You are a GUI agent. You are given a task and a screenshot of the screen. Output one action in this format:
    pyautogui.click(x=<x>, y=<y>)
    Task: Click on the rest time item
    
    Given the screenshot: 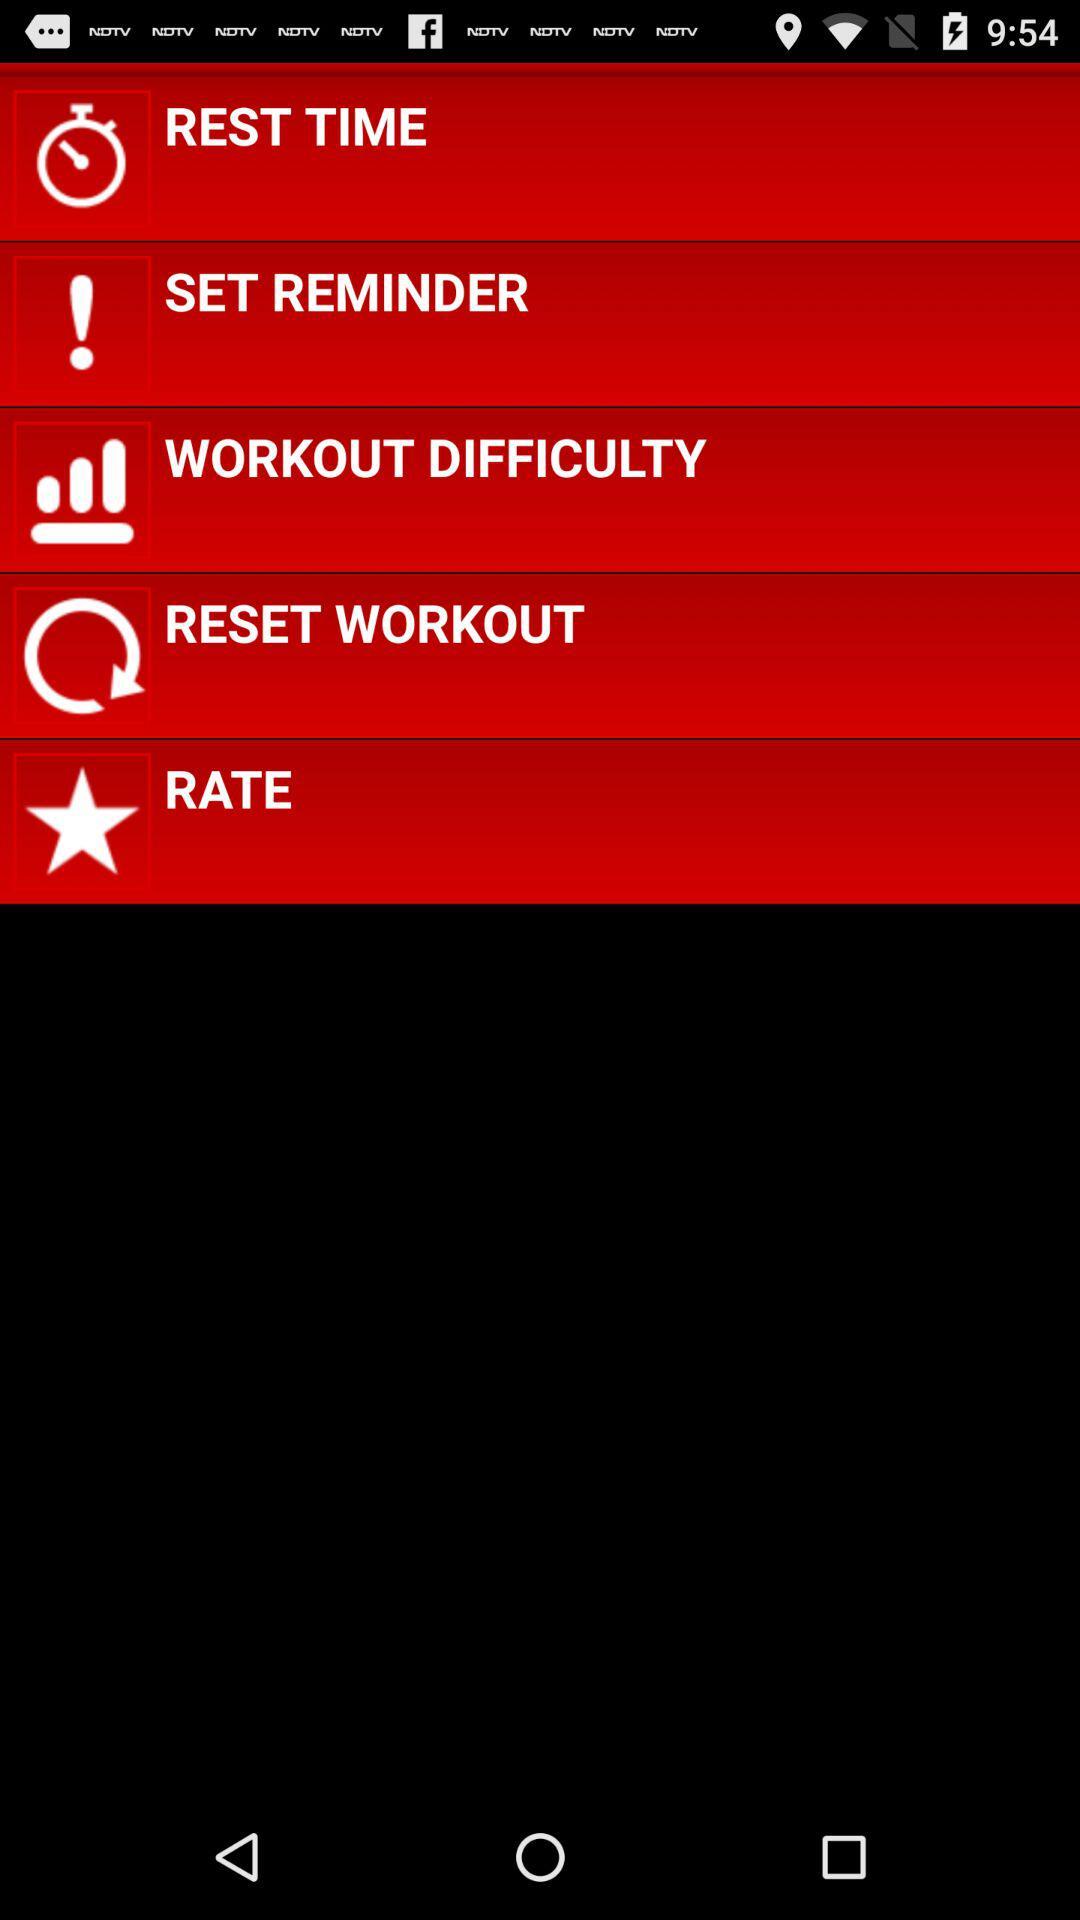 What is the action you would take?
    pyautogui.click(x=295, y=123)
    